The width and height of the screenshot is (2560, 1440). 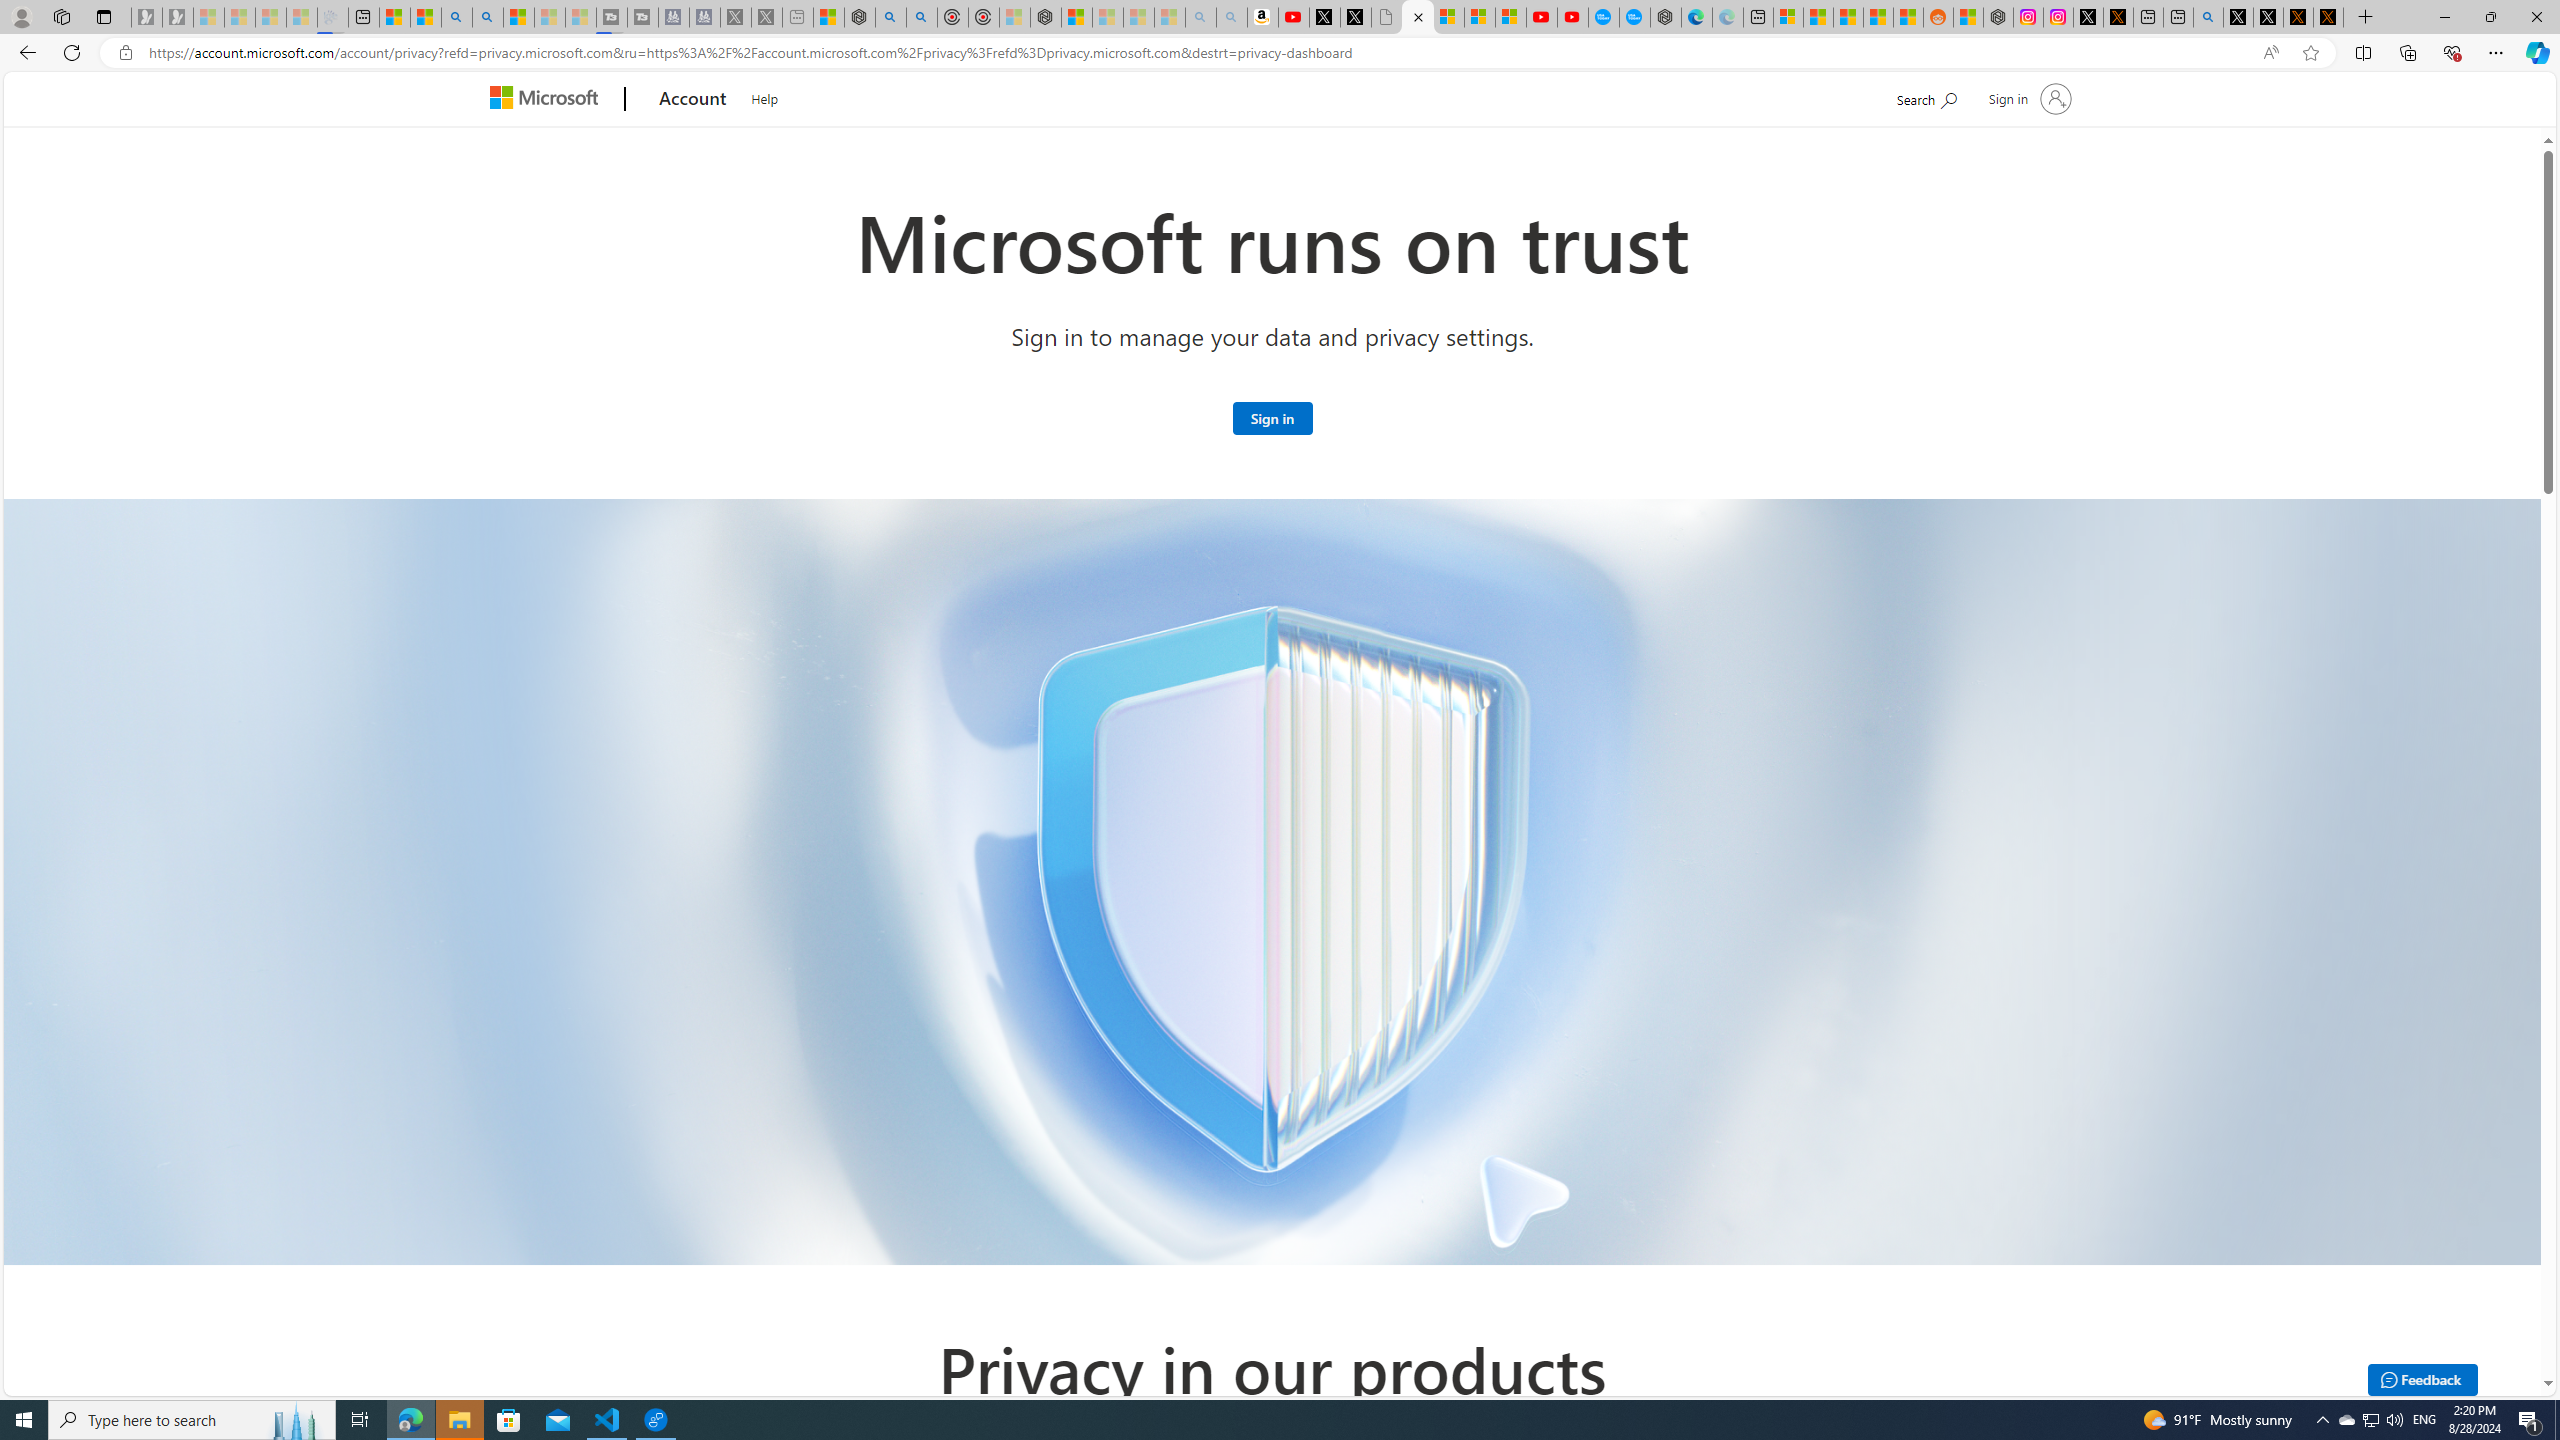 What do you see at coordinates (1231, 16) in the screenshot?
I see `'Amazon Echo Dot PNG - Search Images - Sleeping'` at bounding box center [1231, 16].